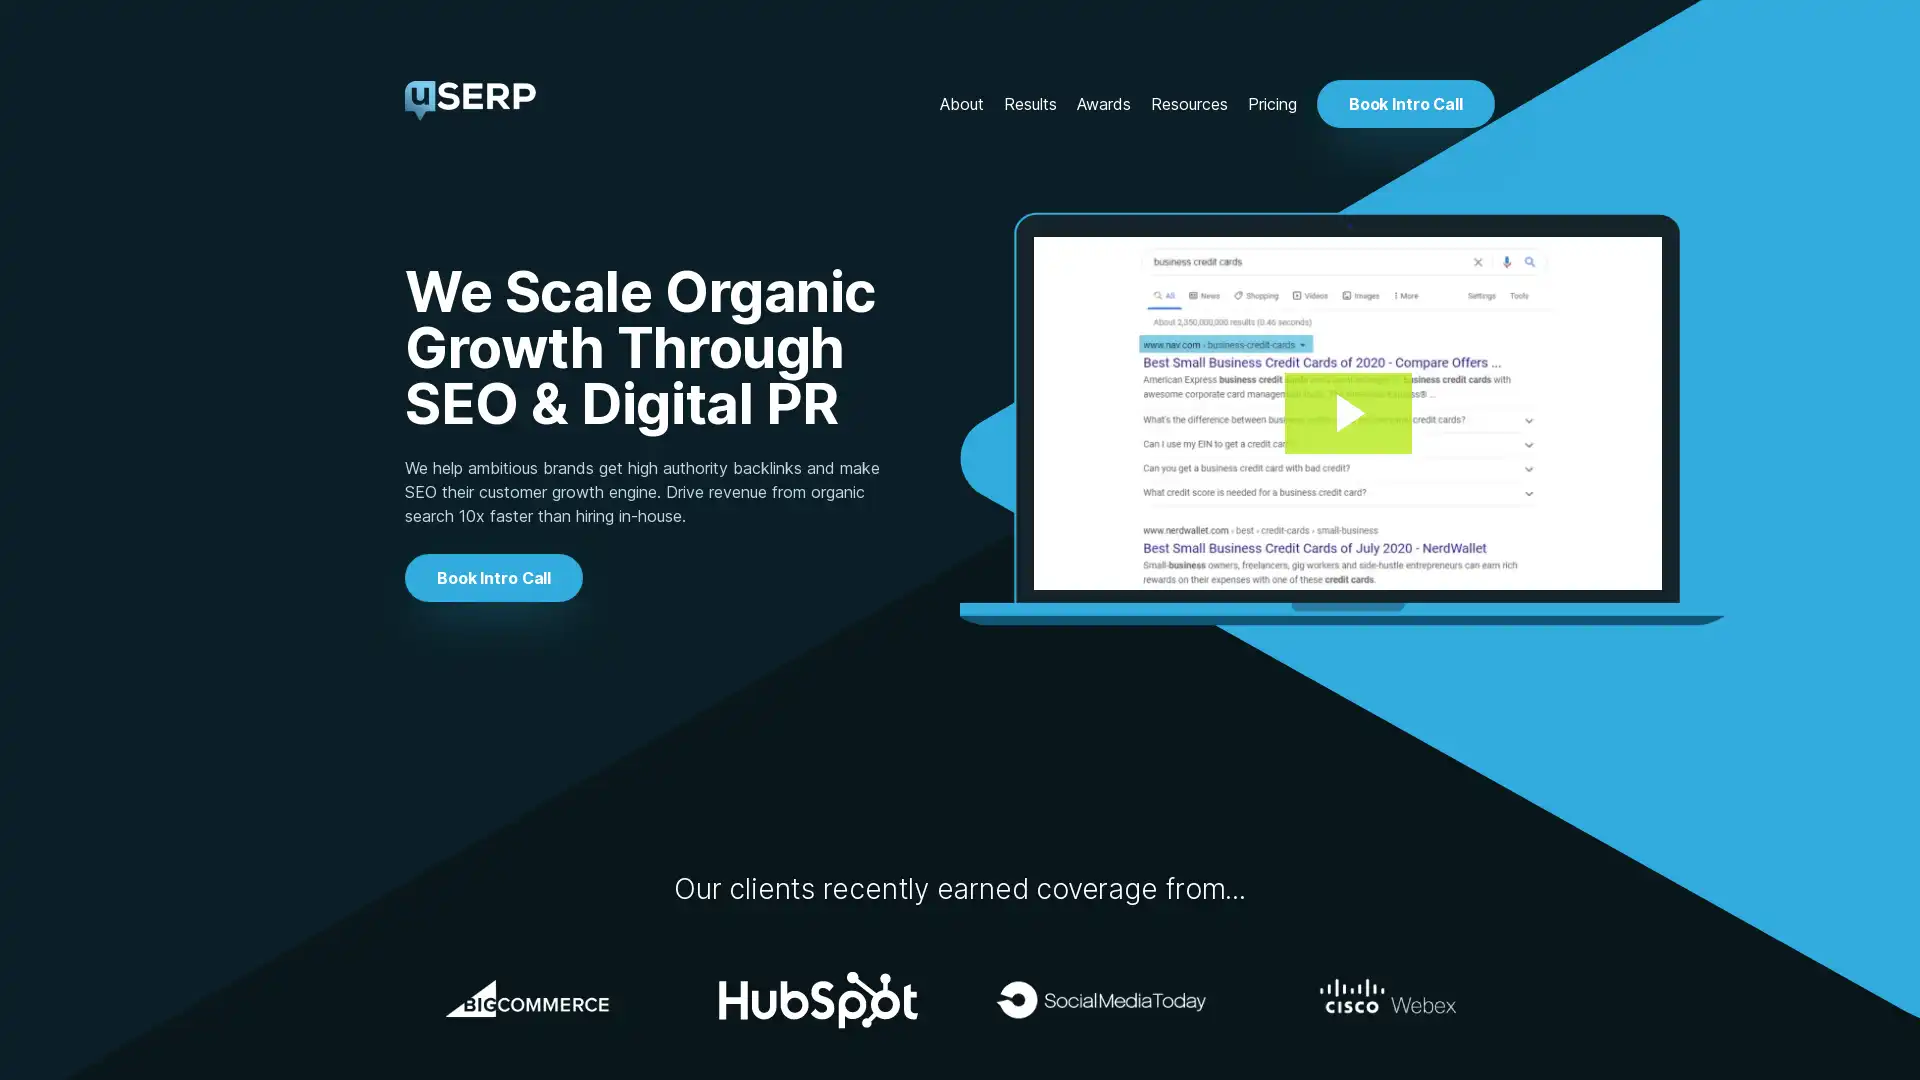 Image resolution: width=1920 pixels, height=1080 pixels. I want to click on Play, so click(1348, 412).